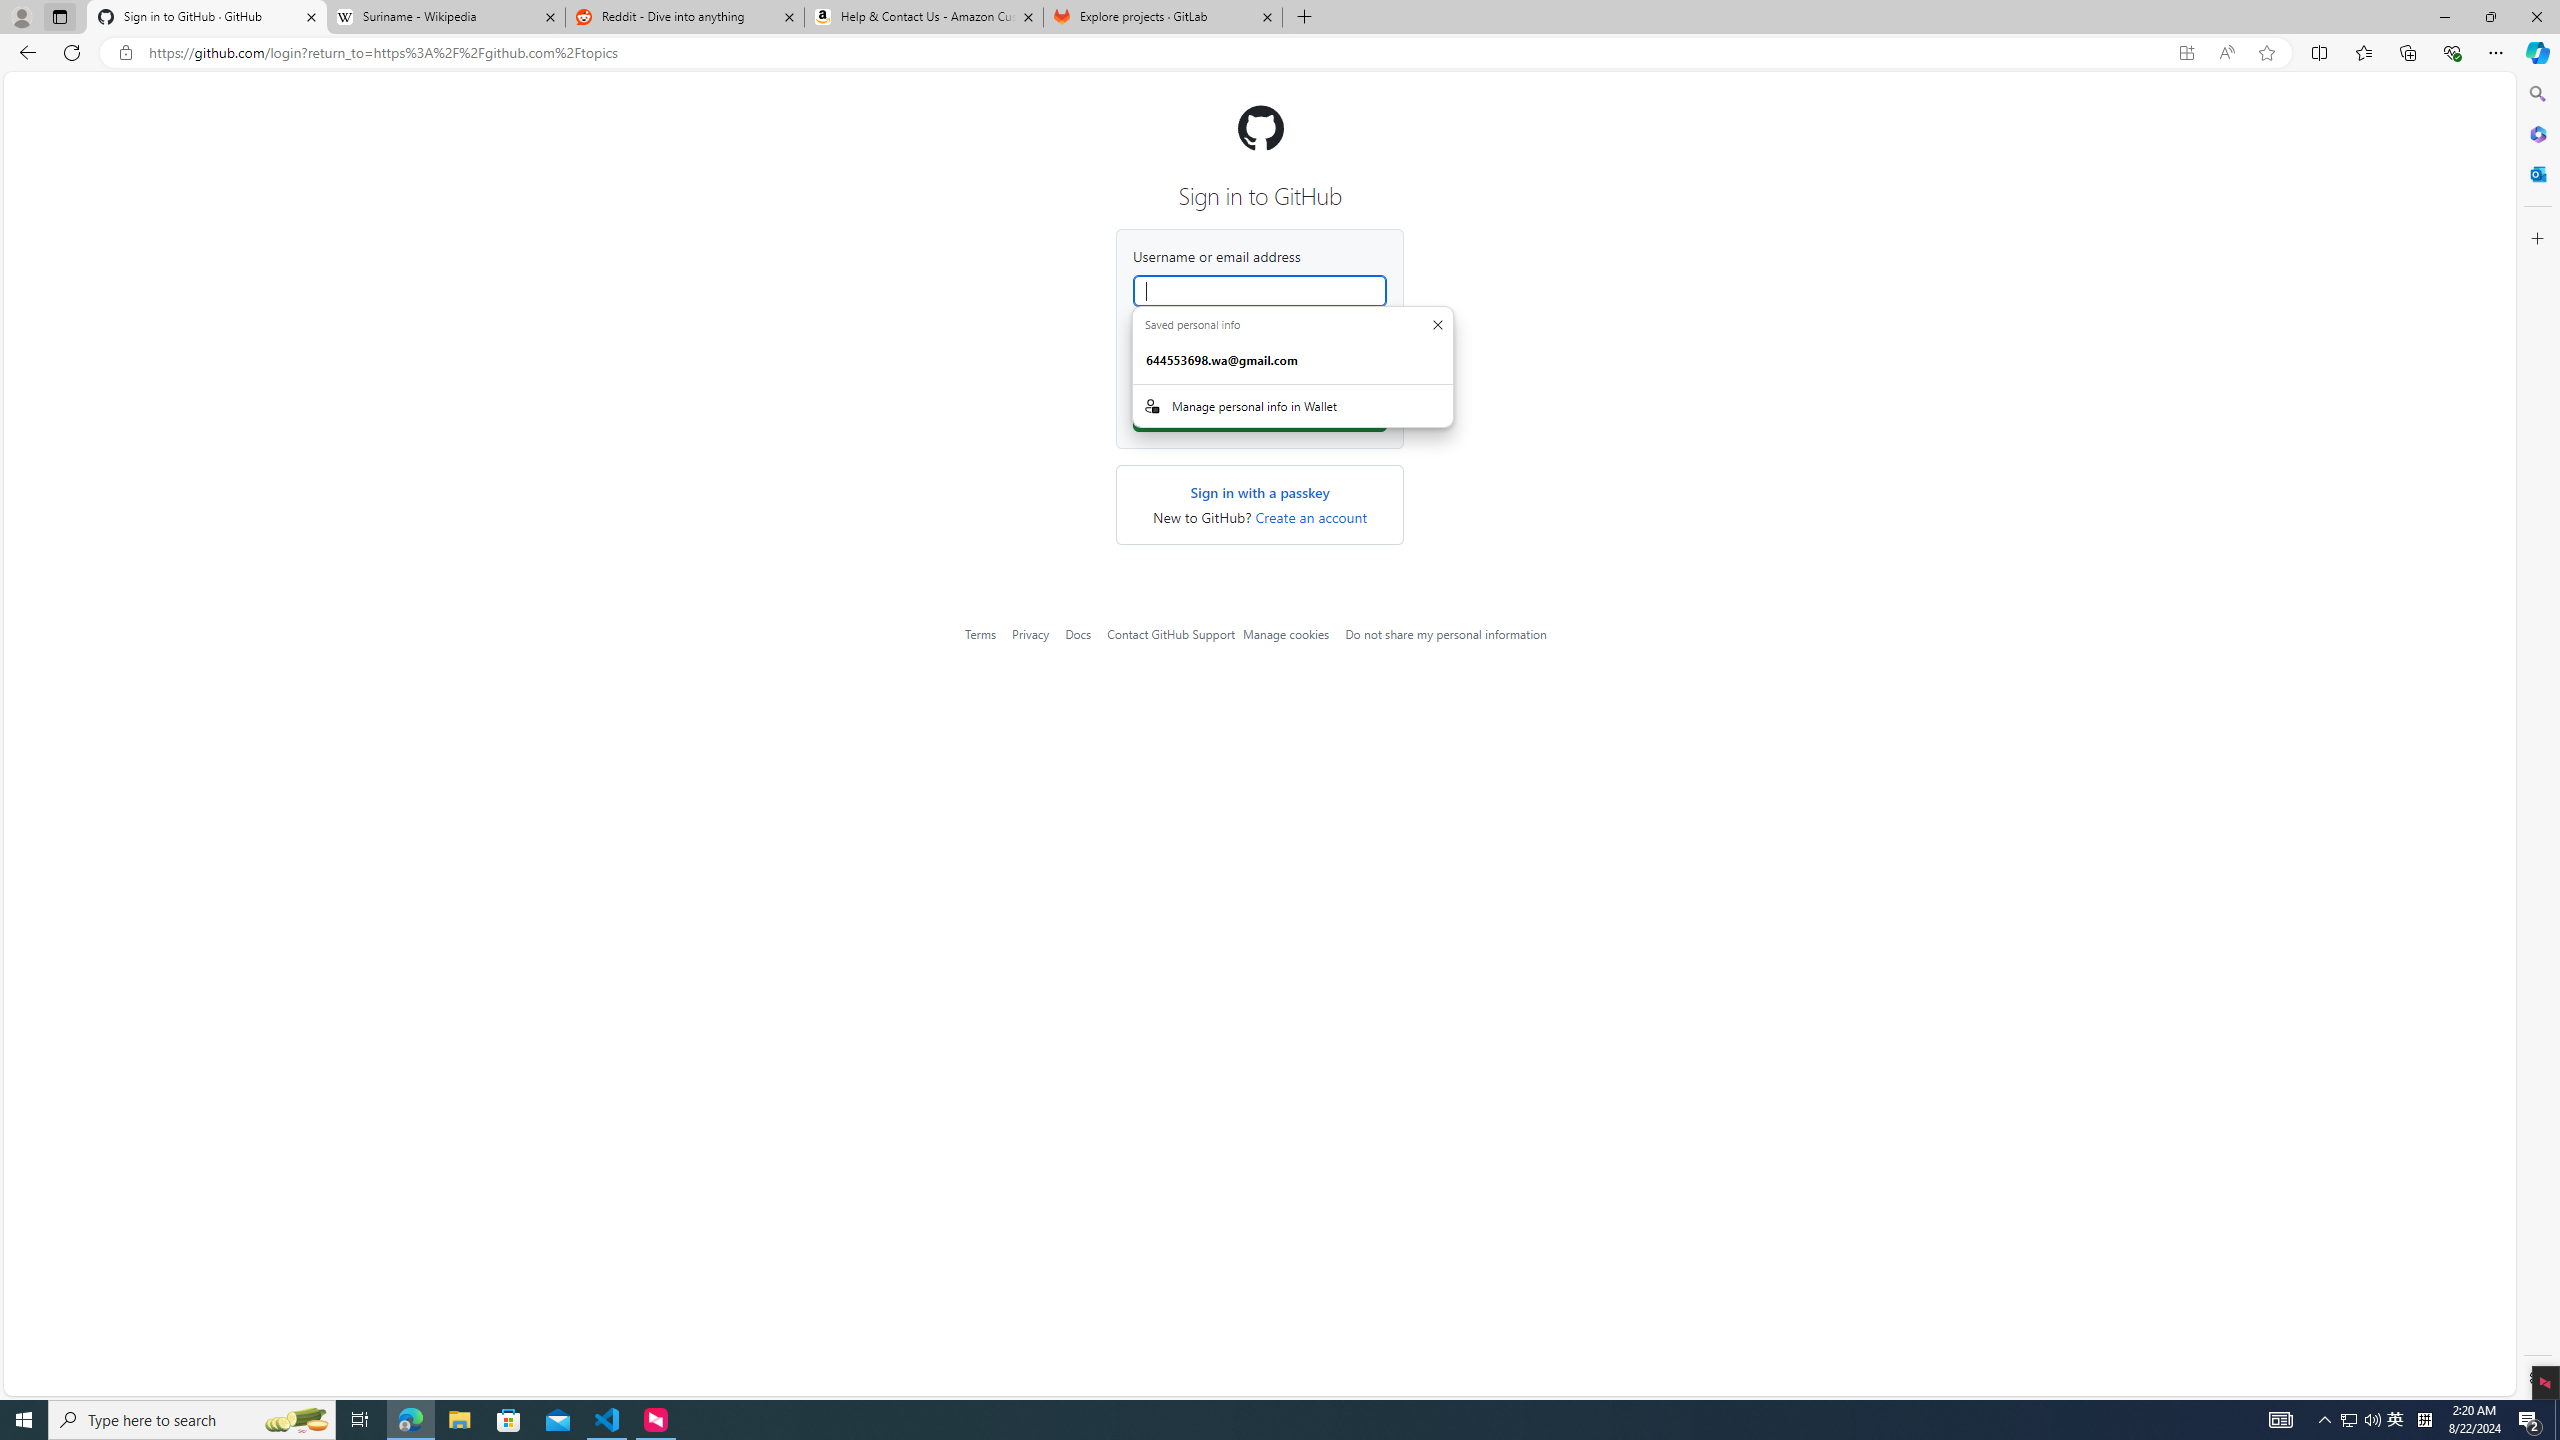 The width and height of the screenshot is (2560, 1440). What do you see at coordinates (444, 16) in the screenshot?
I see `'Suriname - Wikipedia'` at bounding box center [444, 16].